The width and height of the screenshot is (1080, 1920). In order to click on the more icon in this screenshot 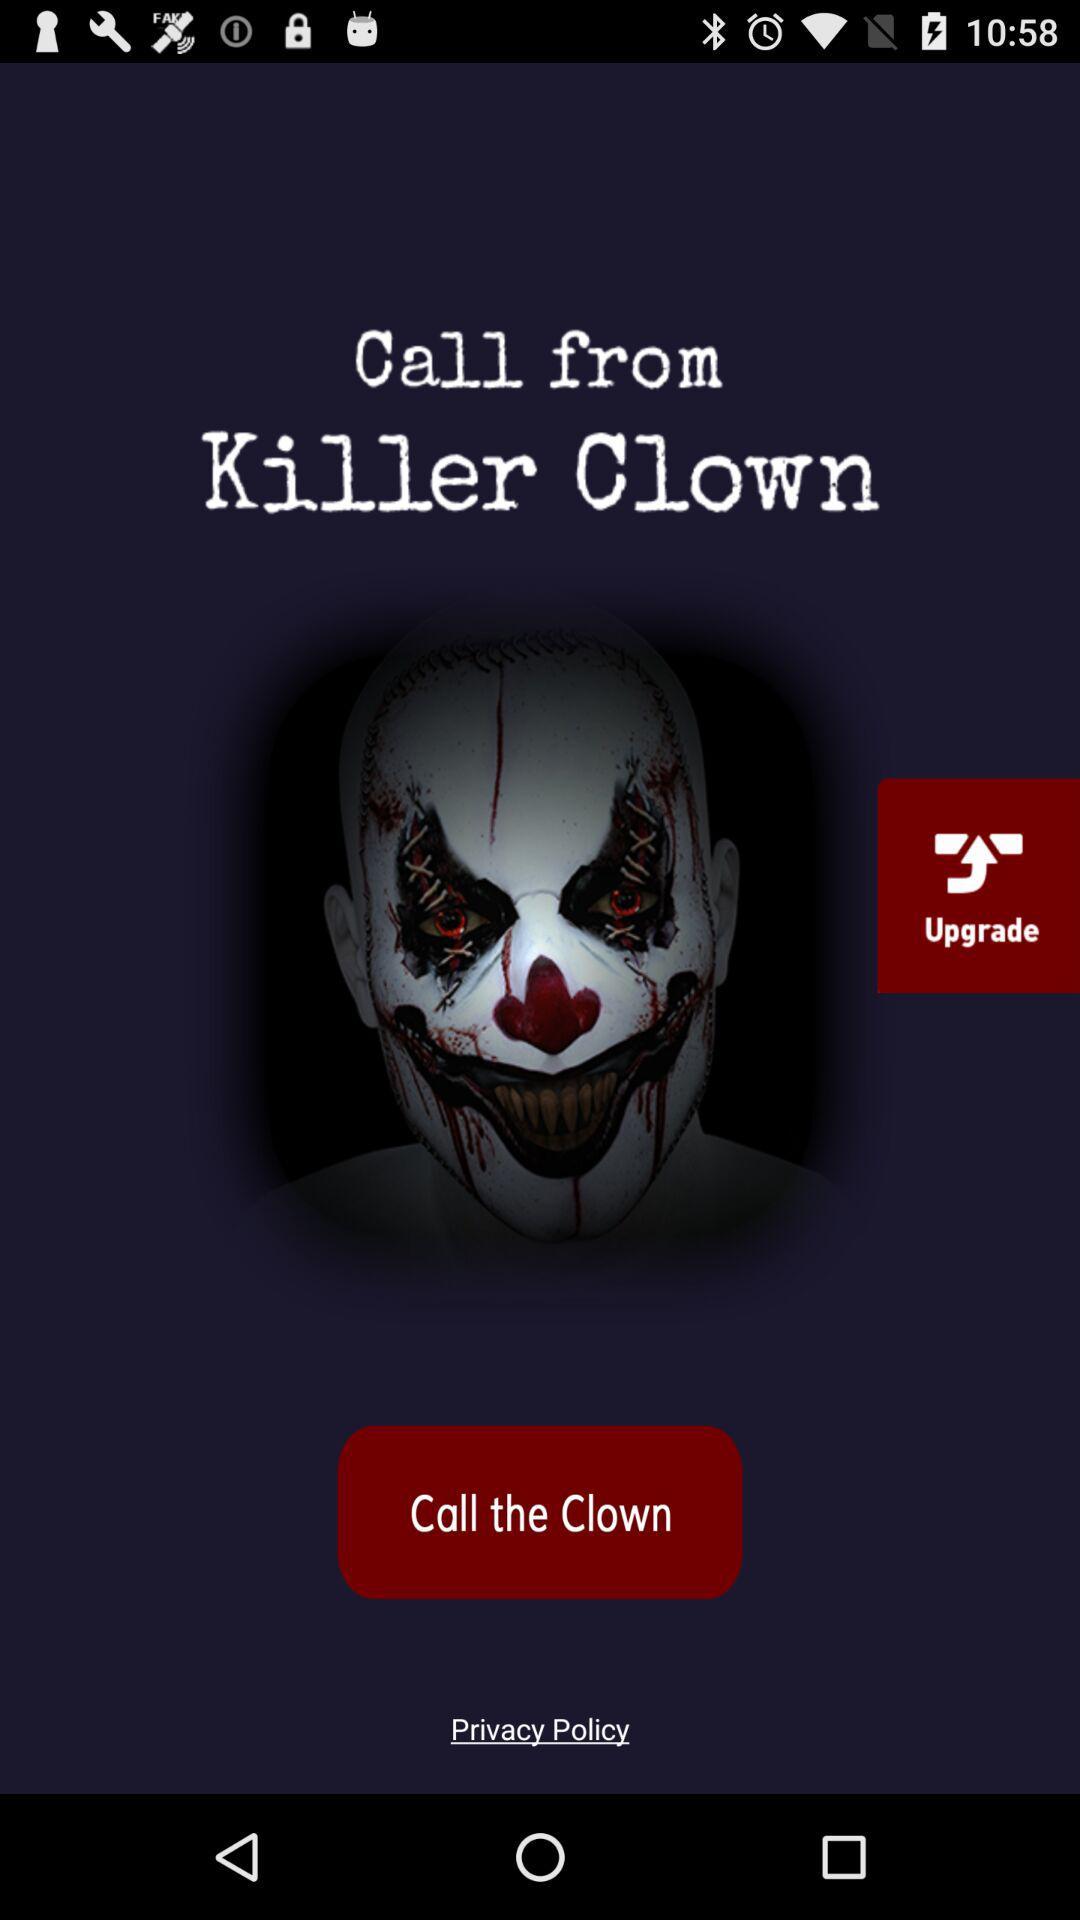, I will do `click(540, 1618)`.